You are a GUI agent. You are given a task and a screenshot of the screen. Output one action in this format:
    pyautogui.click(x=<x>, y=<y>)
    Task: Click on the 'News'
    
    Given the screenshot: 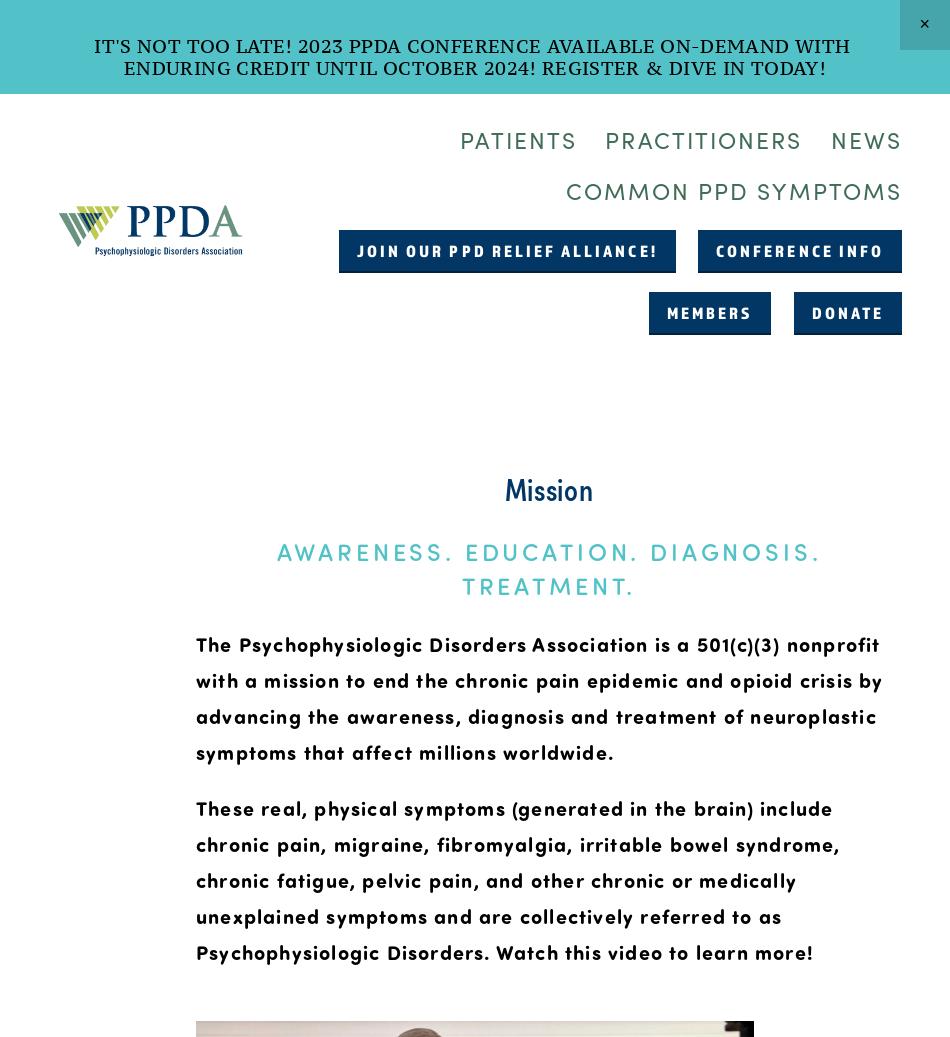 What is the action you would take?
    pyautogui.click(x=865, y=137)
    